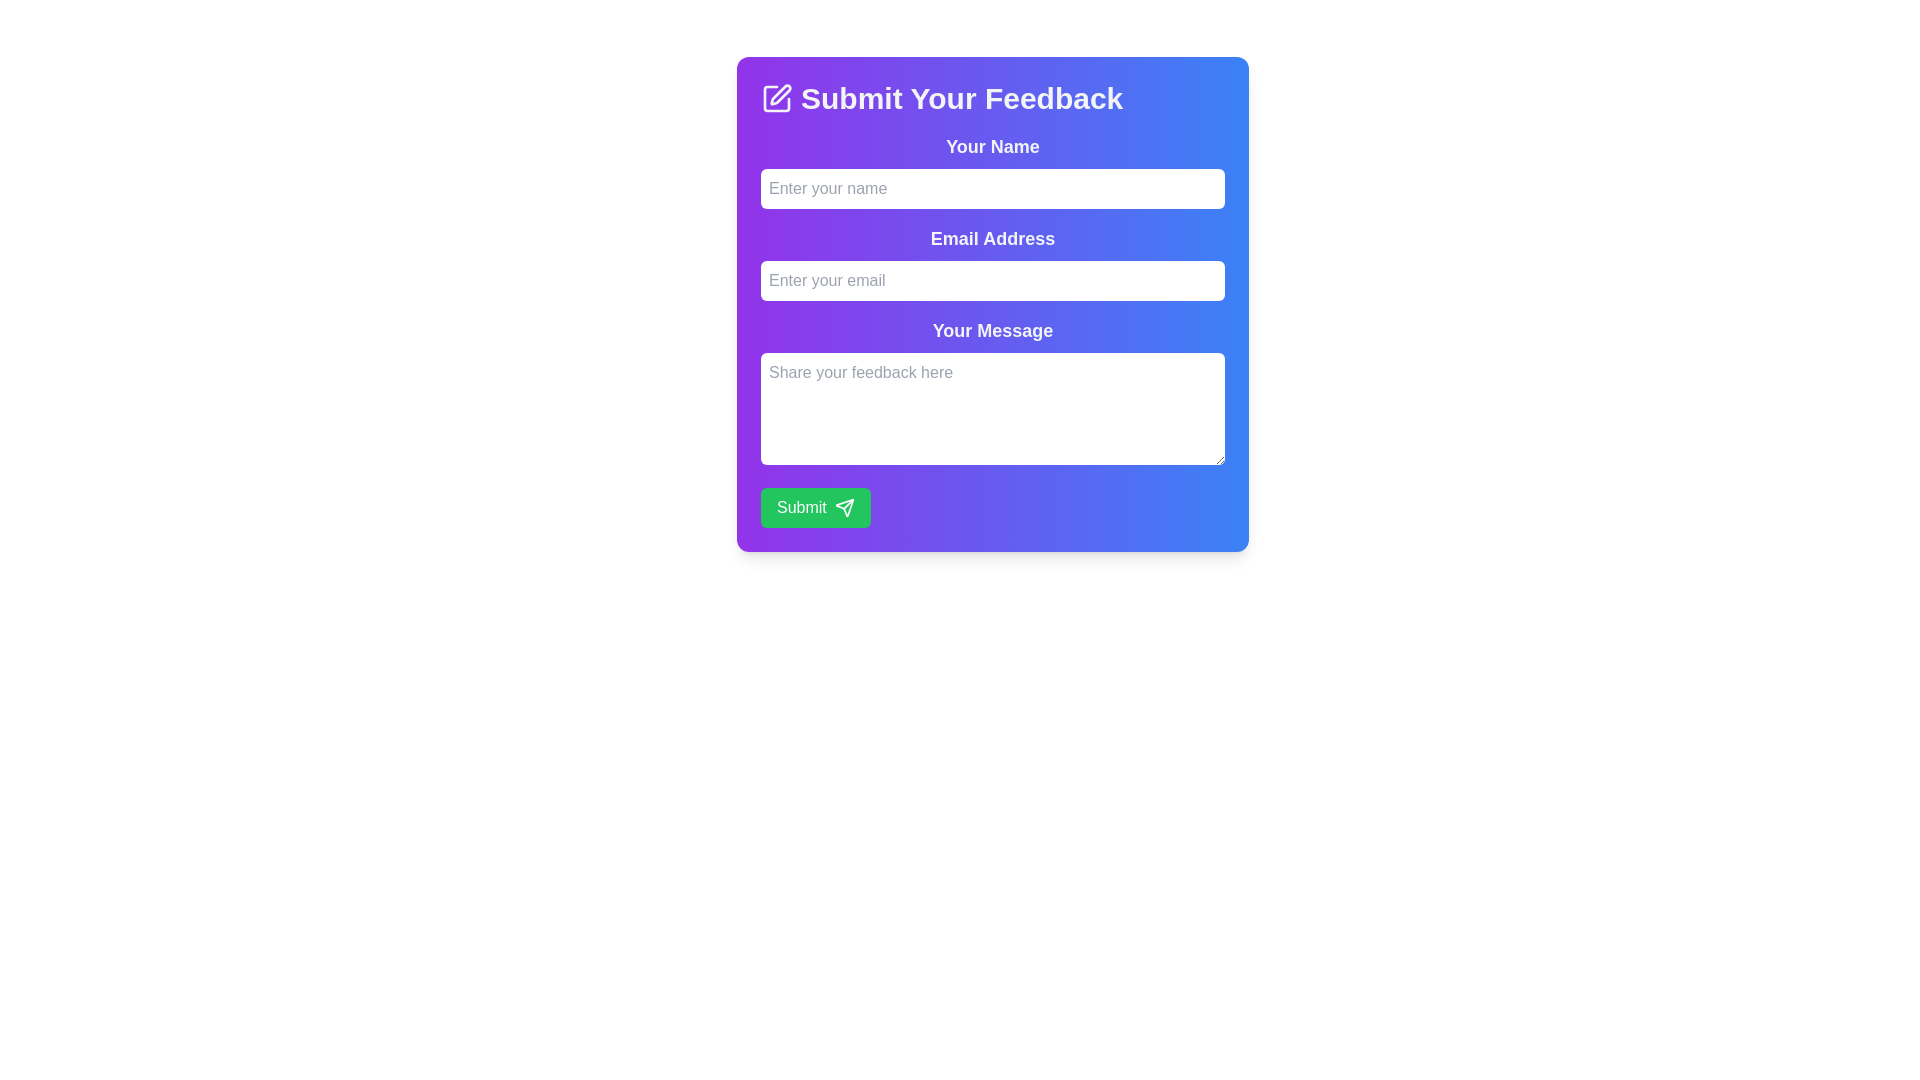 The height and width of the screenshot is (1080, 1920). Describe the element at coordinates (993, 330) in the screenshot. I see `the descriptive label for the textbox used to enter a user's message or feedback, which is the third label in the form section of the card-like interface` at that location.